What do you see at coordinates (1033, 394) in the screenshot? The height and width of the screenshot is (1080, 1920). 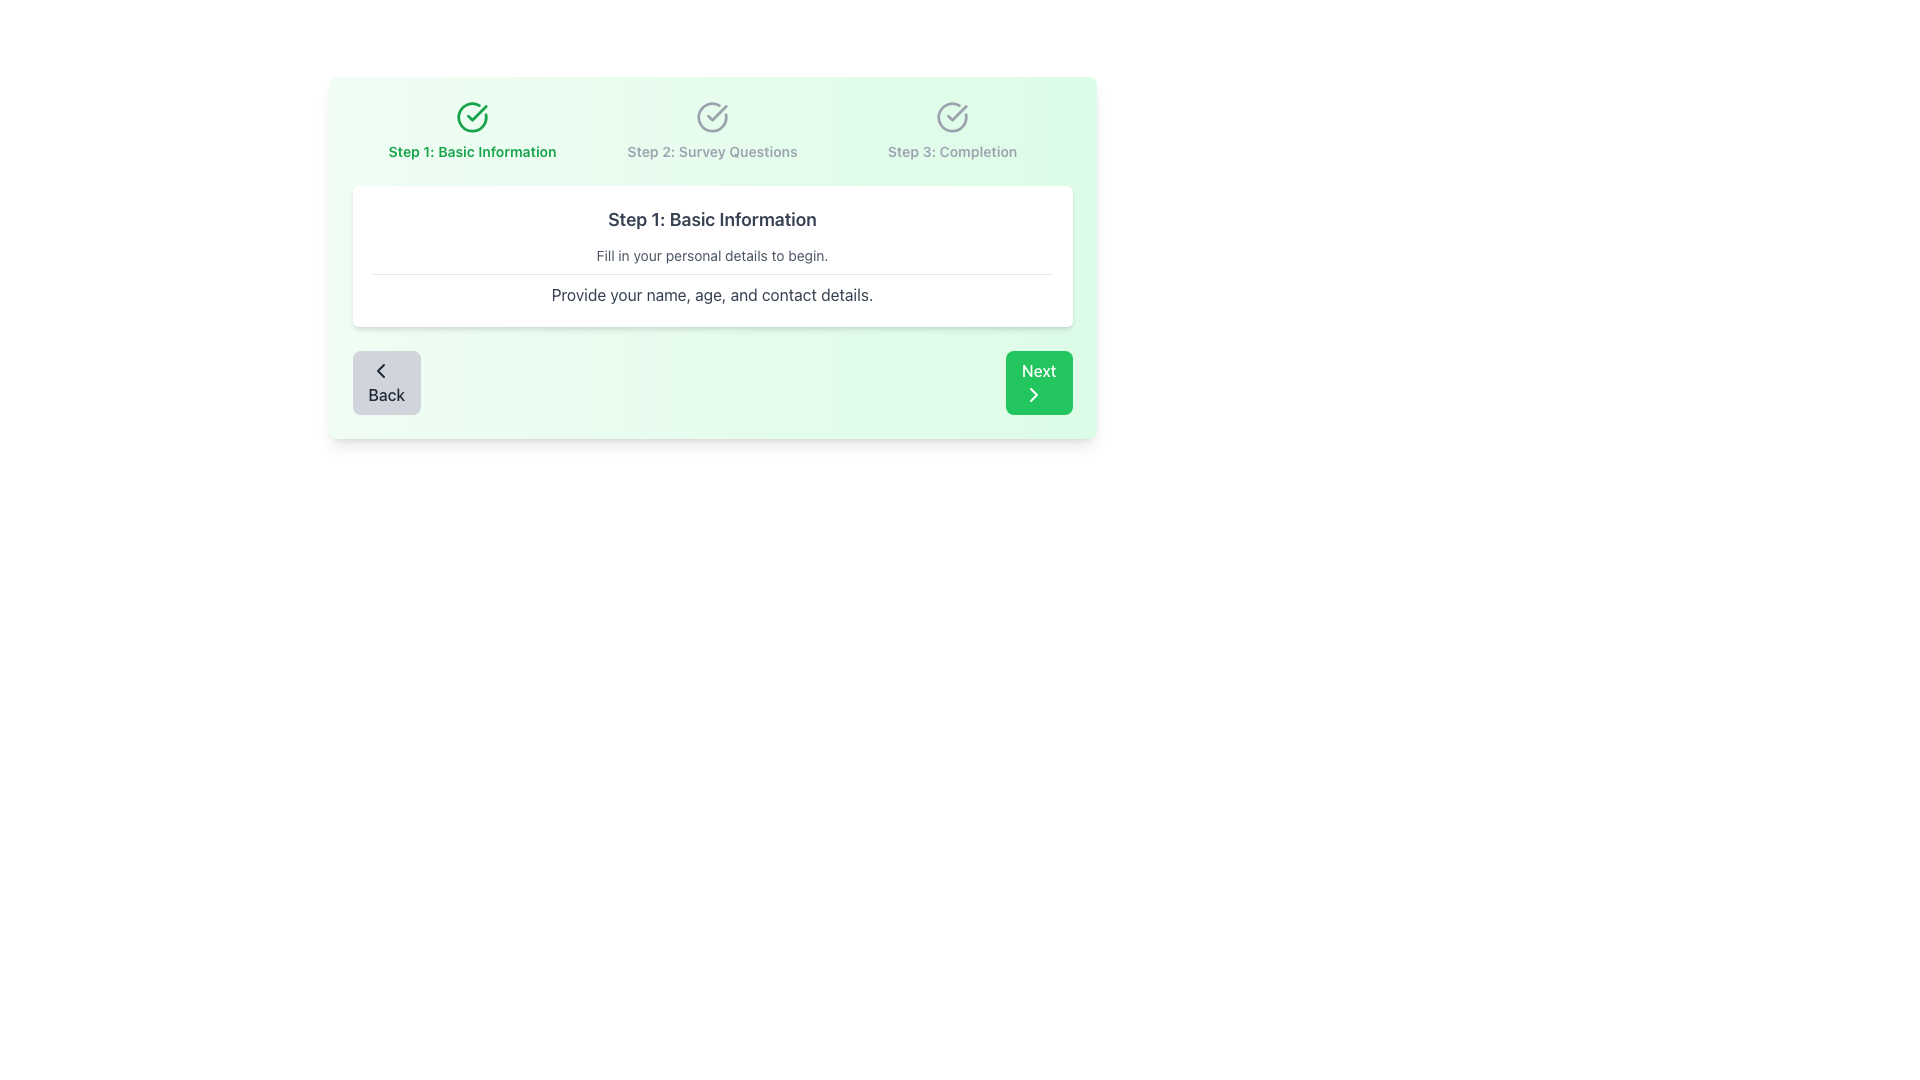 I see `the chevron-right icon within the 'Next' button located at the bottom-right corner of the green circle with a checkmark to proceed` at bounding box center [1033, 394].